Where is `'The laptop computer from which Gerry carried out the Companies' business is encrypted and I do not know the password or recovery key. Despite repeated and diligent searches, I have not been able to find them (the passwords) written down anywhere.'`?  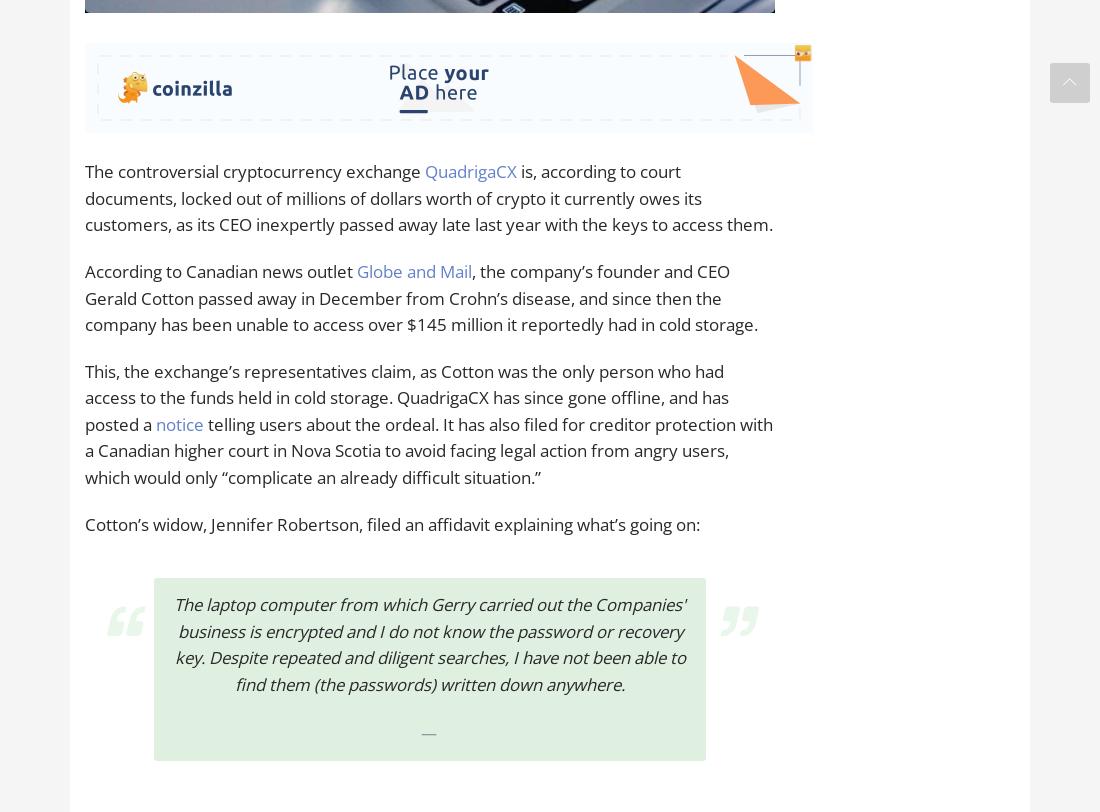
'The laptop computer from which Gerry carried out the Companies' business is encrypted and I do not know the password or recovery key. Despite repeated and diligent searches, I have not been able to find them (the passwords) written down anywhere.' is located at coordinates (428, 644).